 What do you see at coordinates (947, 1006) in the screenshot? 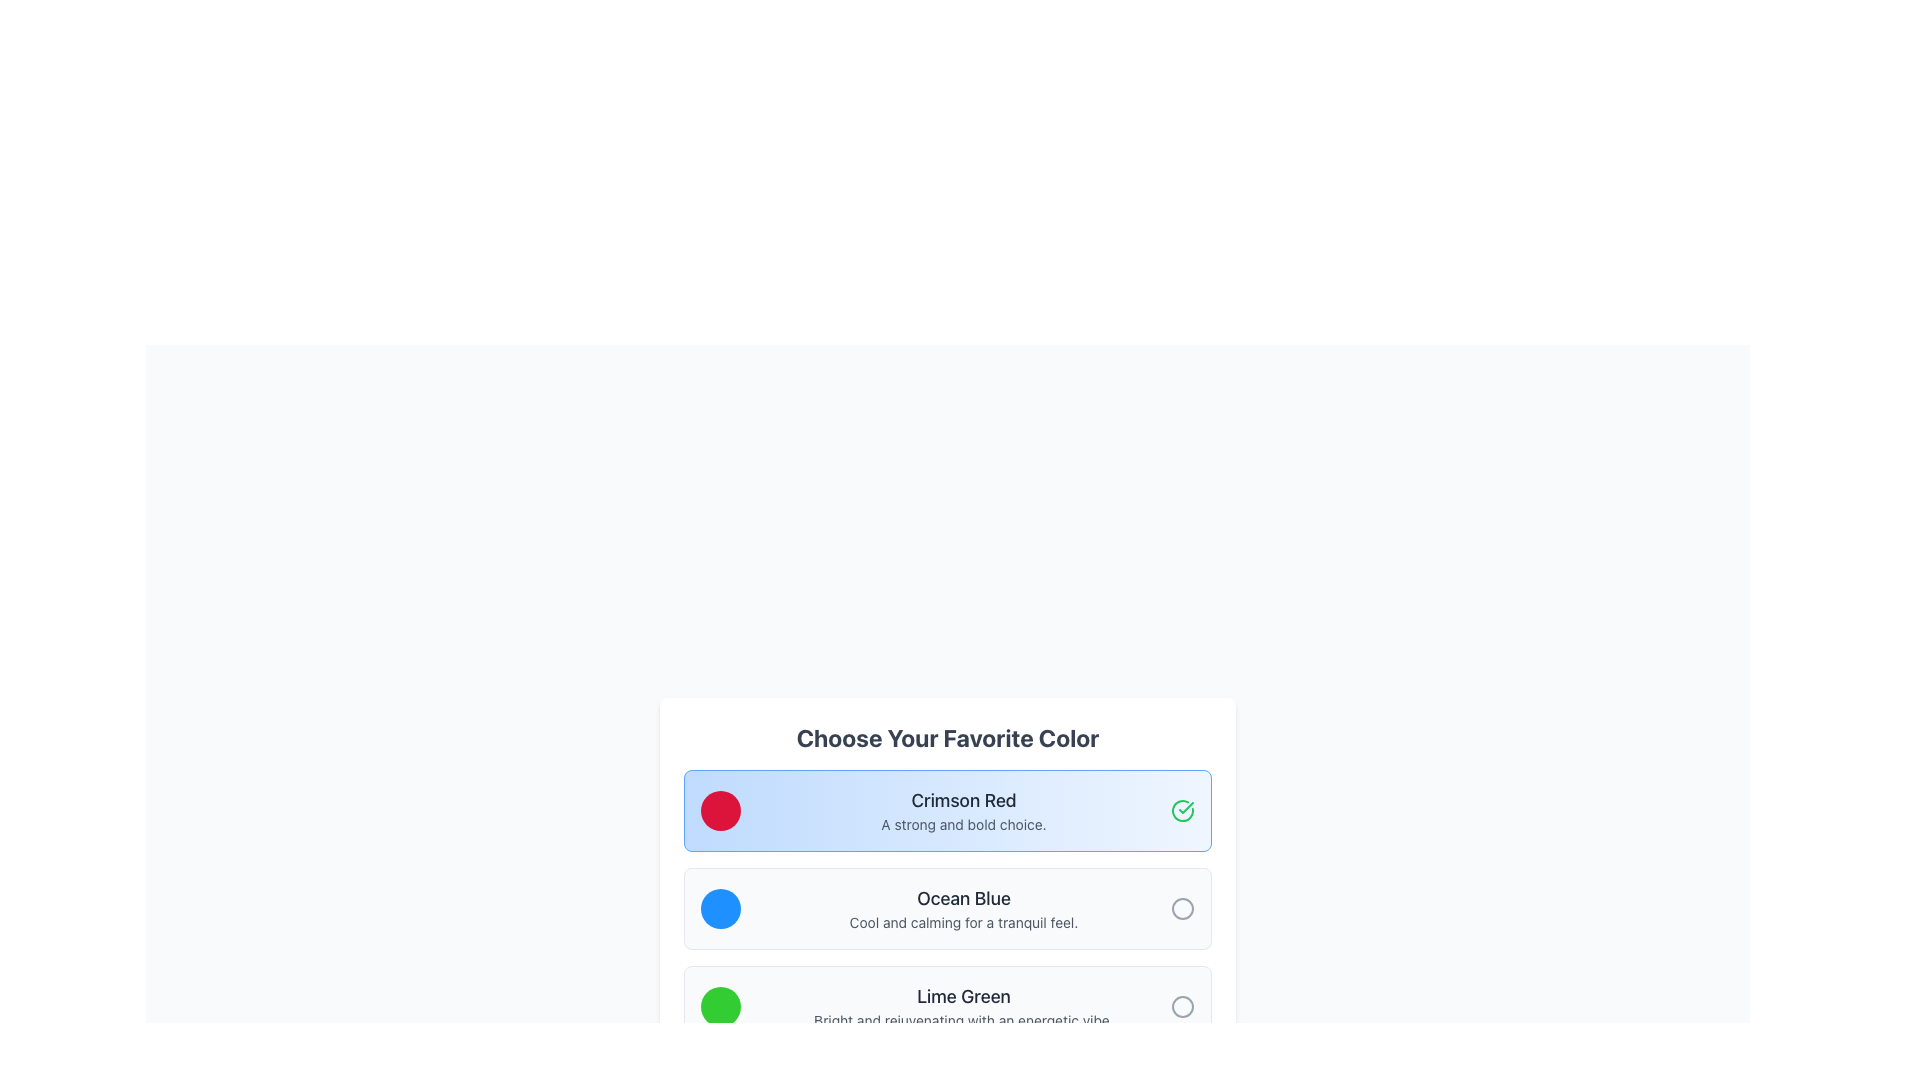
I see `the third selectable option block titled 'Lime Green' with a light gray background and a circular green icon` at bounding box center [947, 1006].